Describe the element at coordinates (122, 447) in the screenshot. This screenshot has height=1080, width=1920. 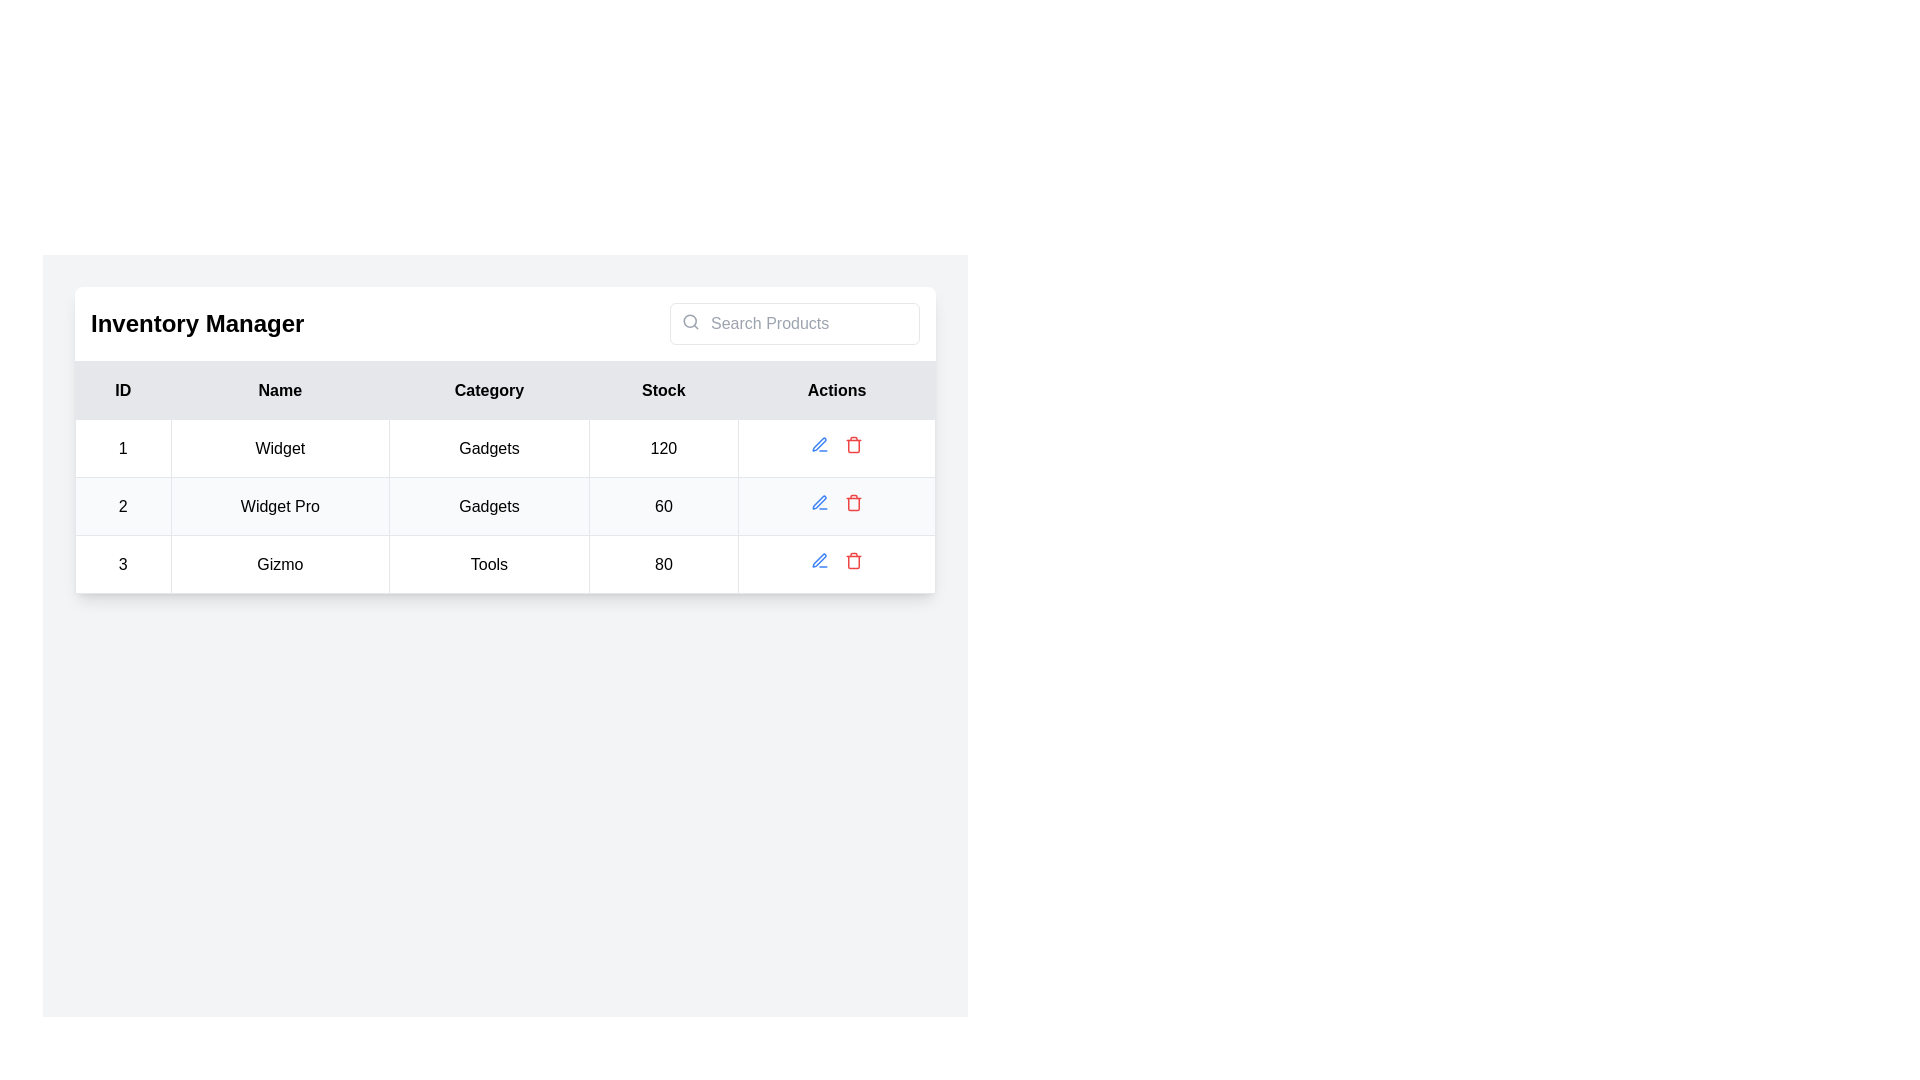
I see `the text-based identifier located in the first column of the first row under the 'ID' heading` at that location.